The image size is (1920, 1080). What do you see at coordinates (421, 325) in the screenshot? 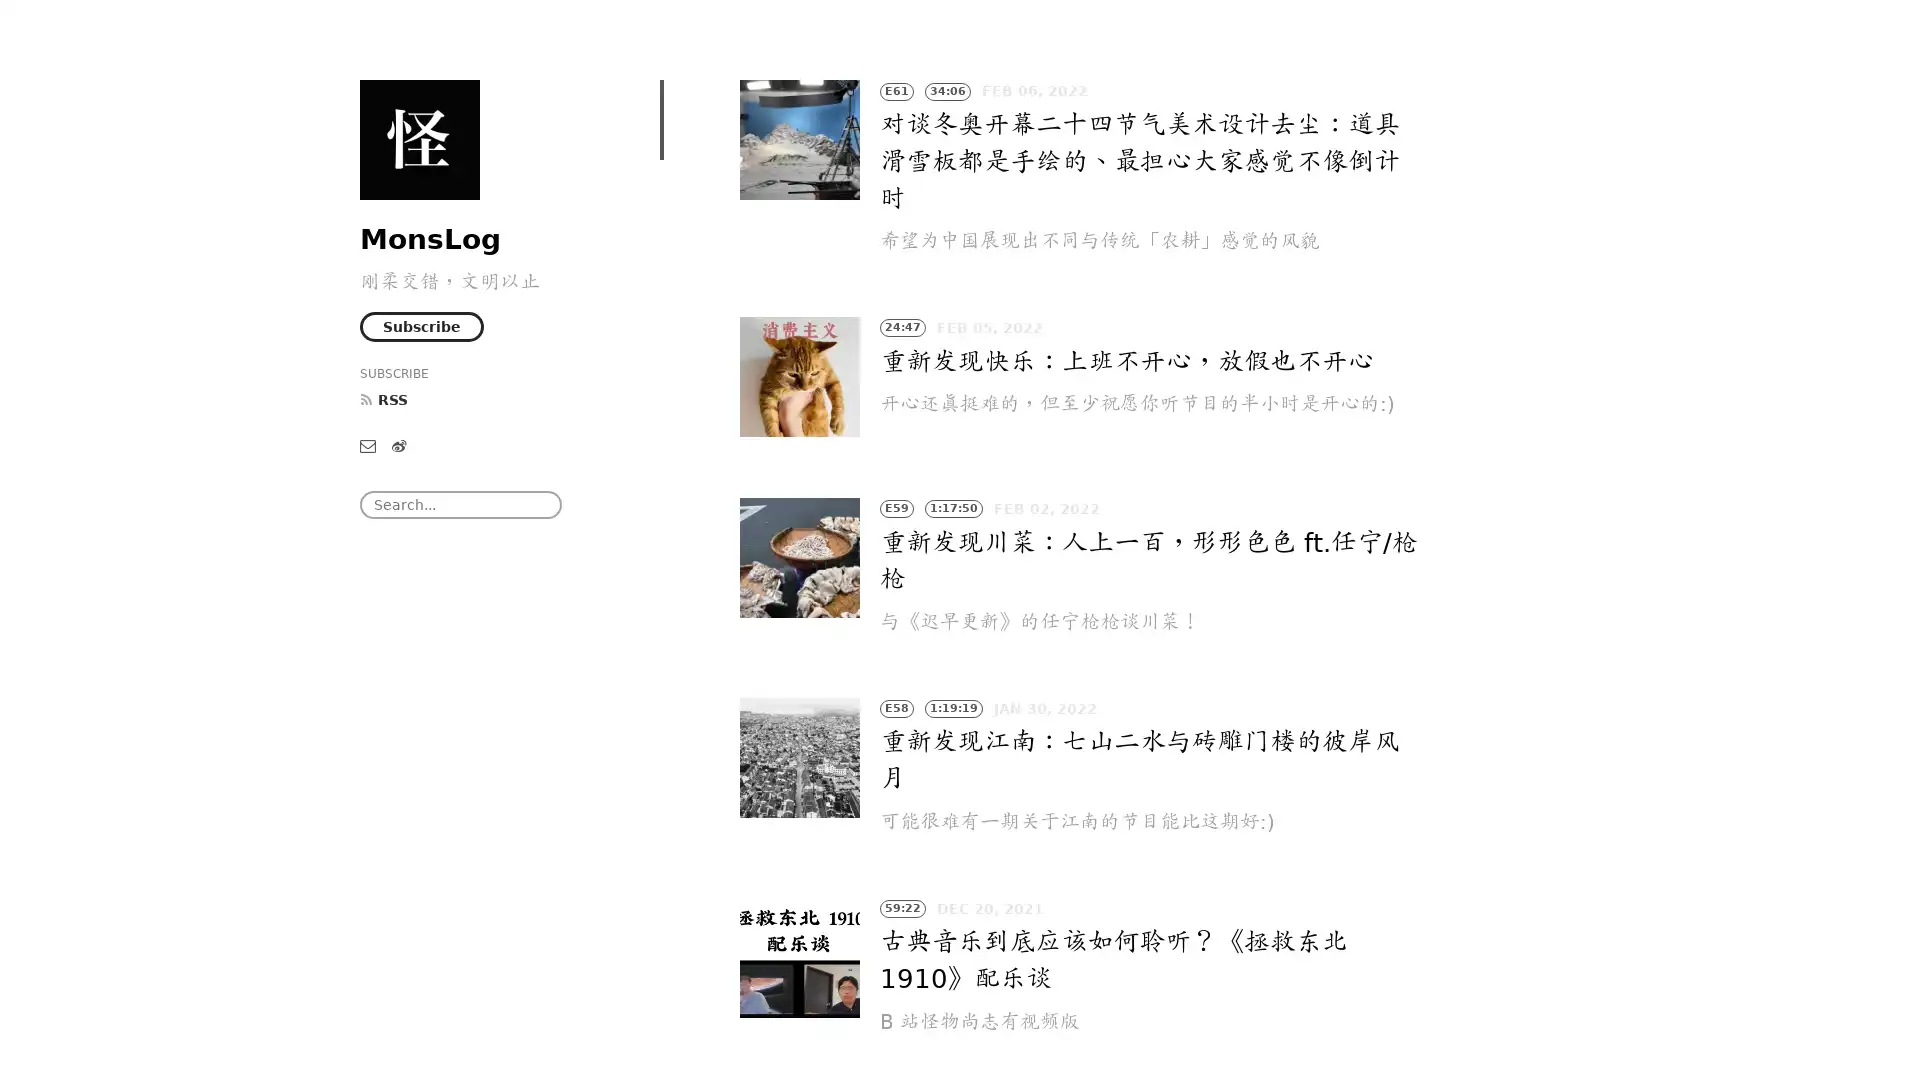
I see `Subscribe` at bounding box center [421, 325].